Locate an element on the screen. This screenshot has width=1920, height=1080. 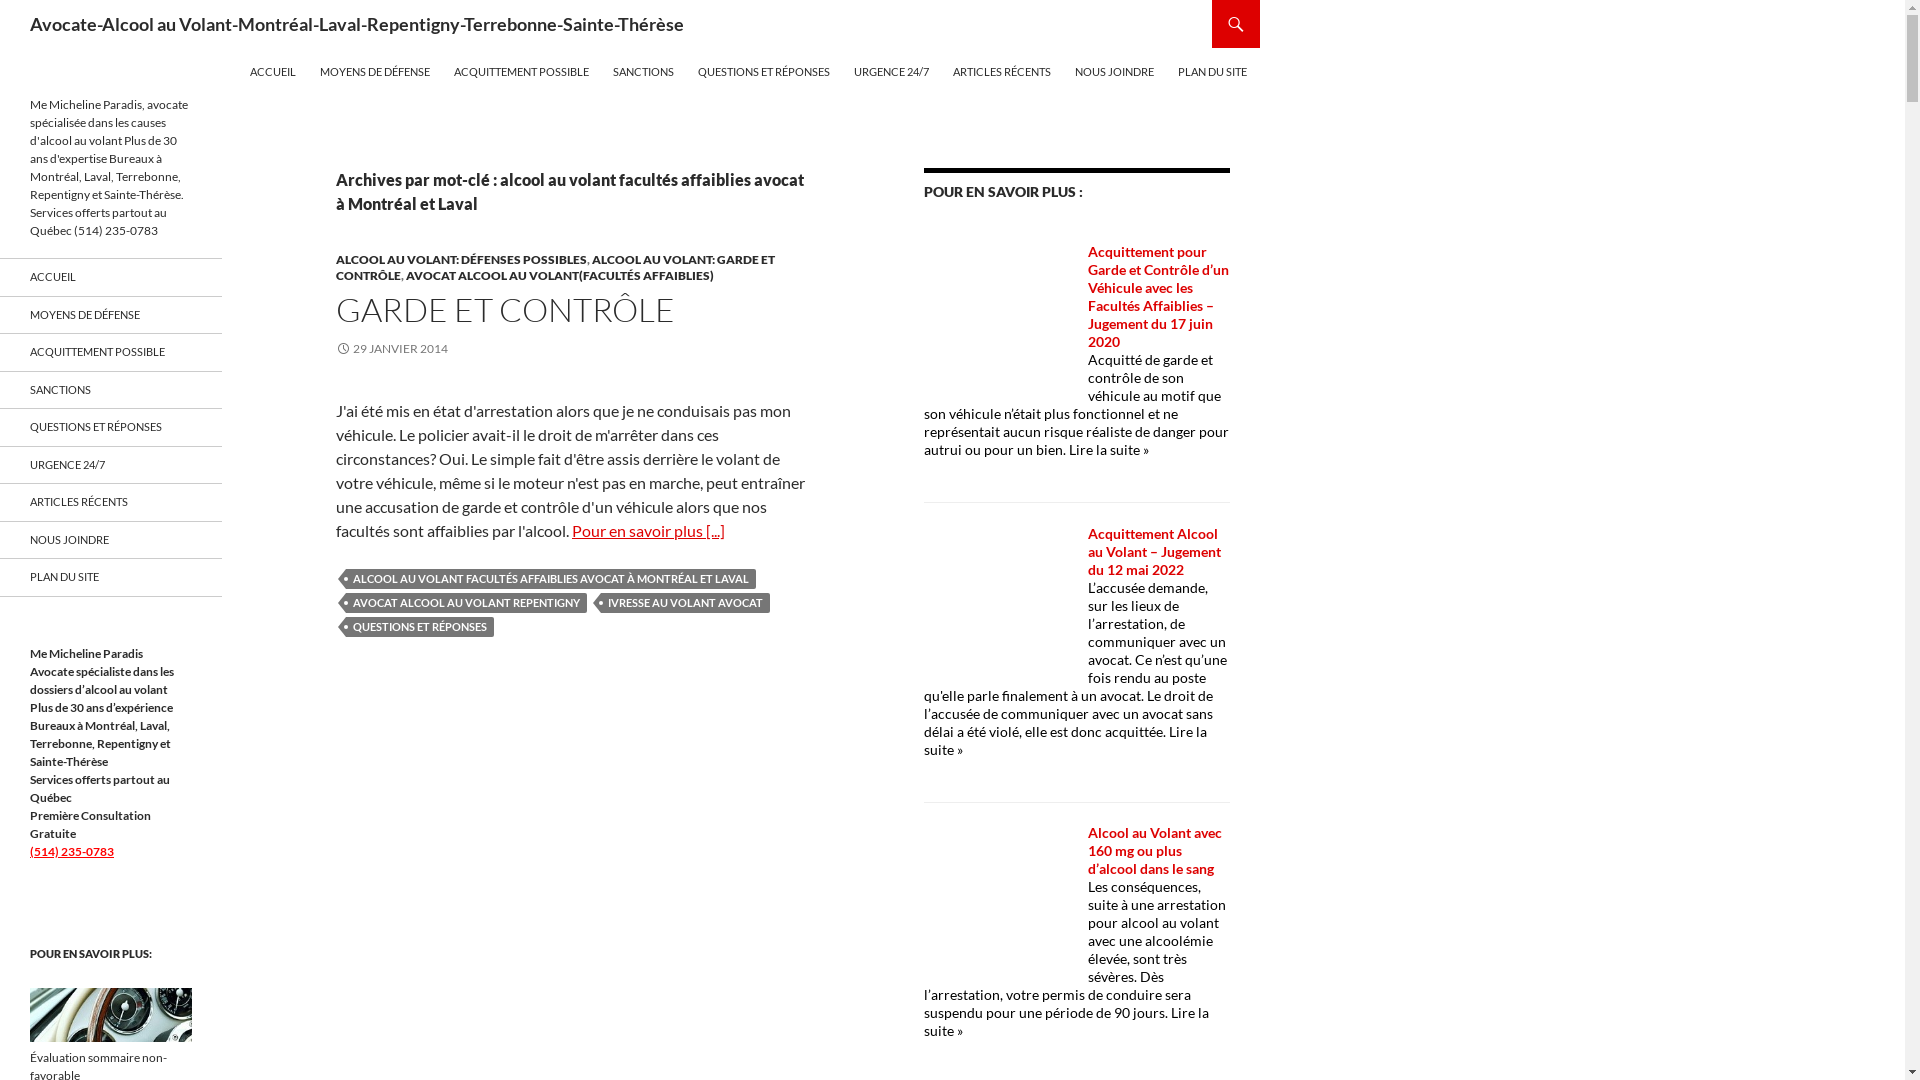
'29 JANVIER 2014' is located at coordinates (392, 347).